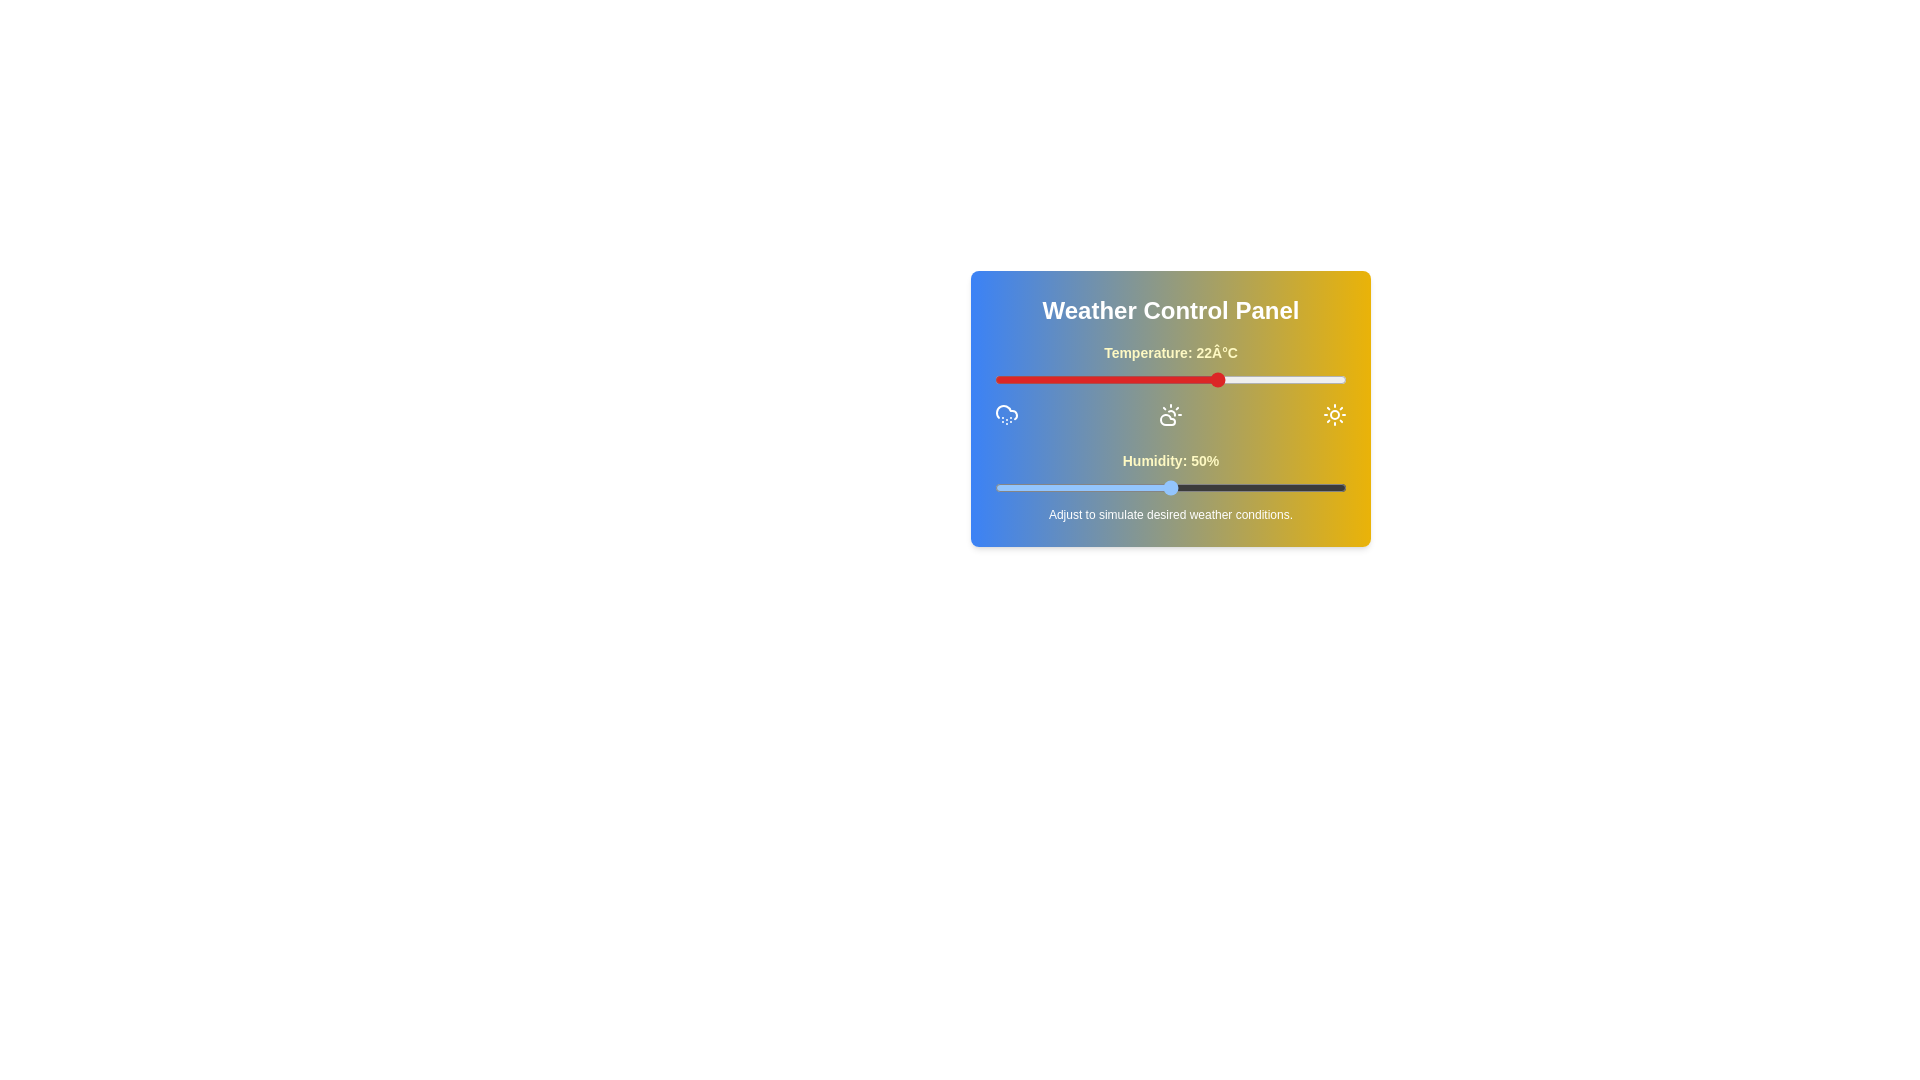 Image resolution: width=1920 pixels, height=1080 pixels. I want to click on the static text label indicating the use of the slider for simulating weather conditions, located below the 'Humidity: 50%' slider in the weather control panel interface, so click(1171, 514).